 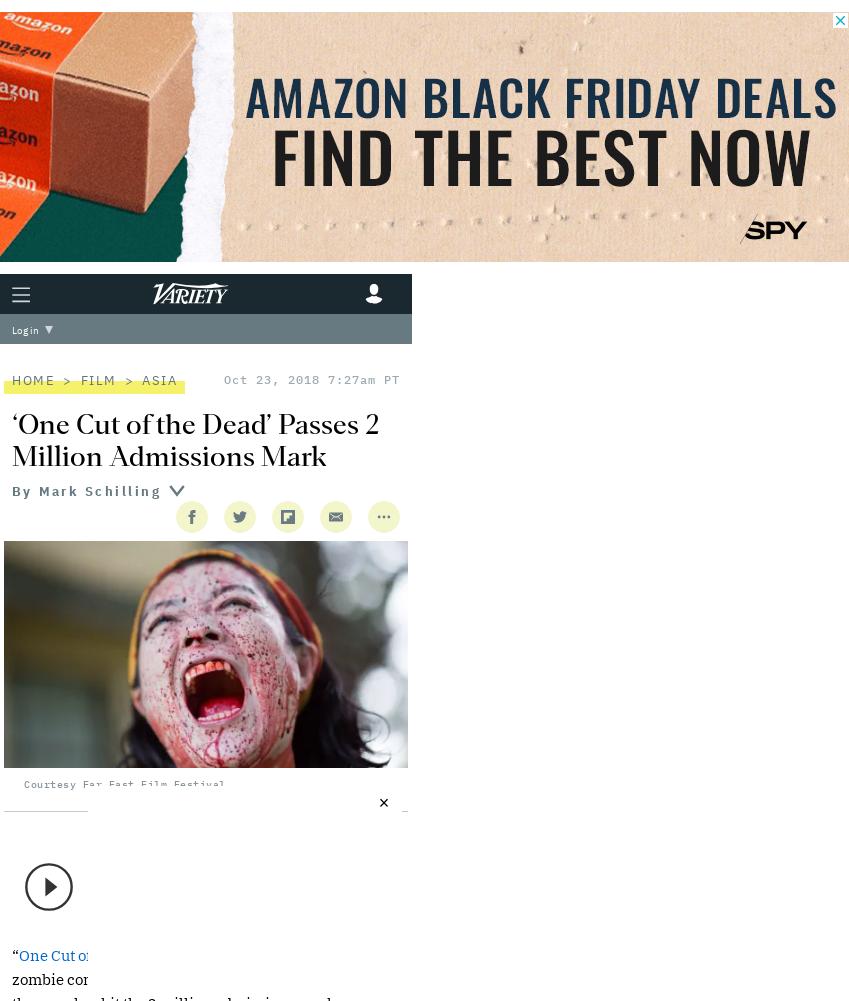 I want to click on 'By', so click(x=23, y=490).